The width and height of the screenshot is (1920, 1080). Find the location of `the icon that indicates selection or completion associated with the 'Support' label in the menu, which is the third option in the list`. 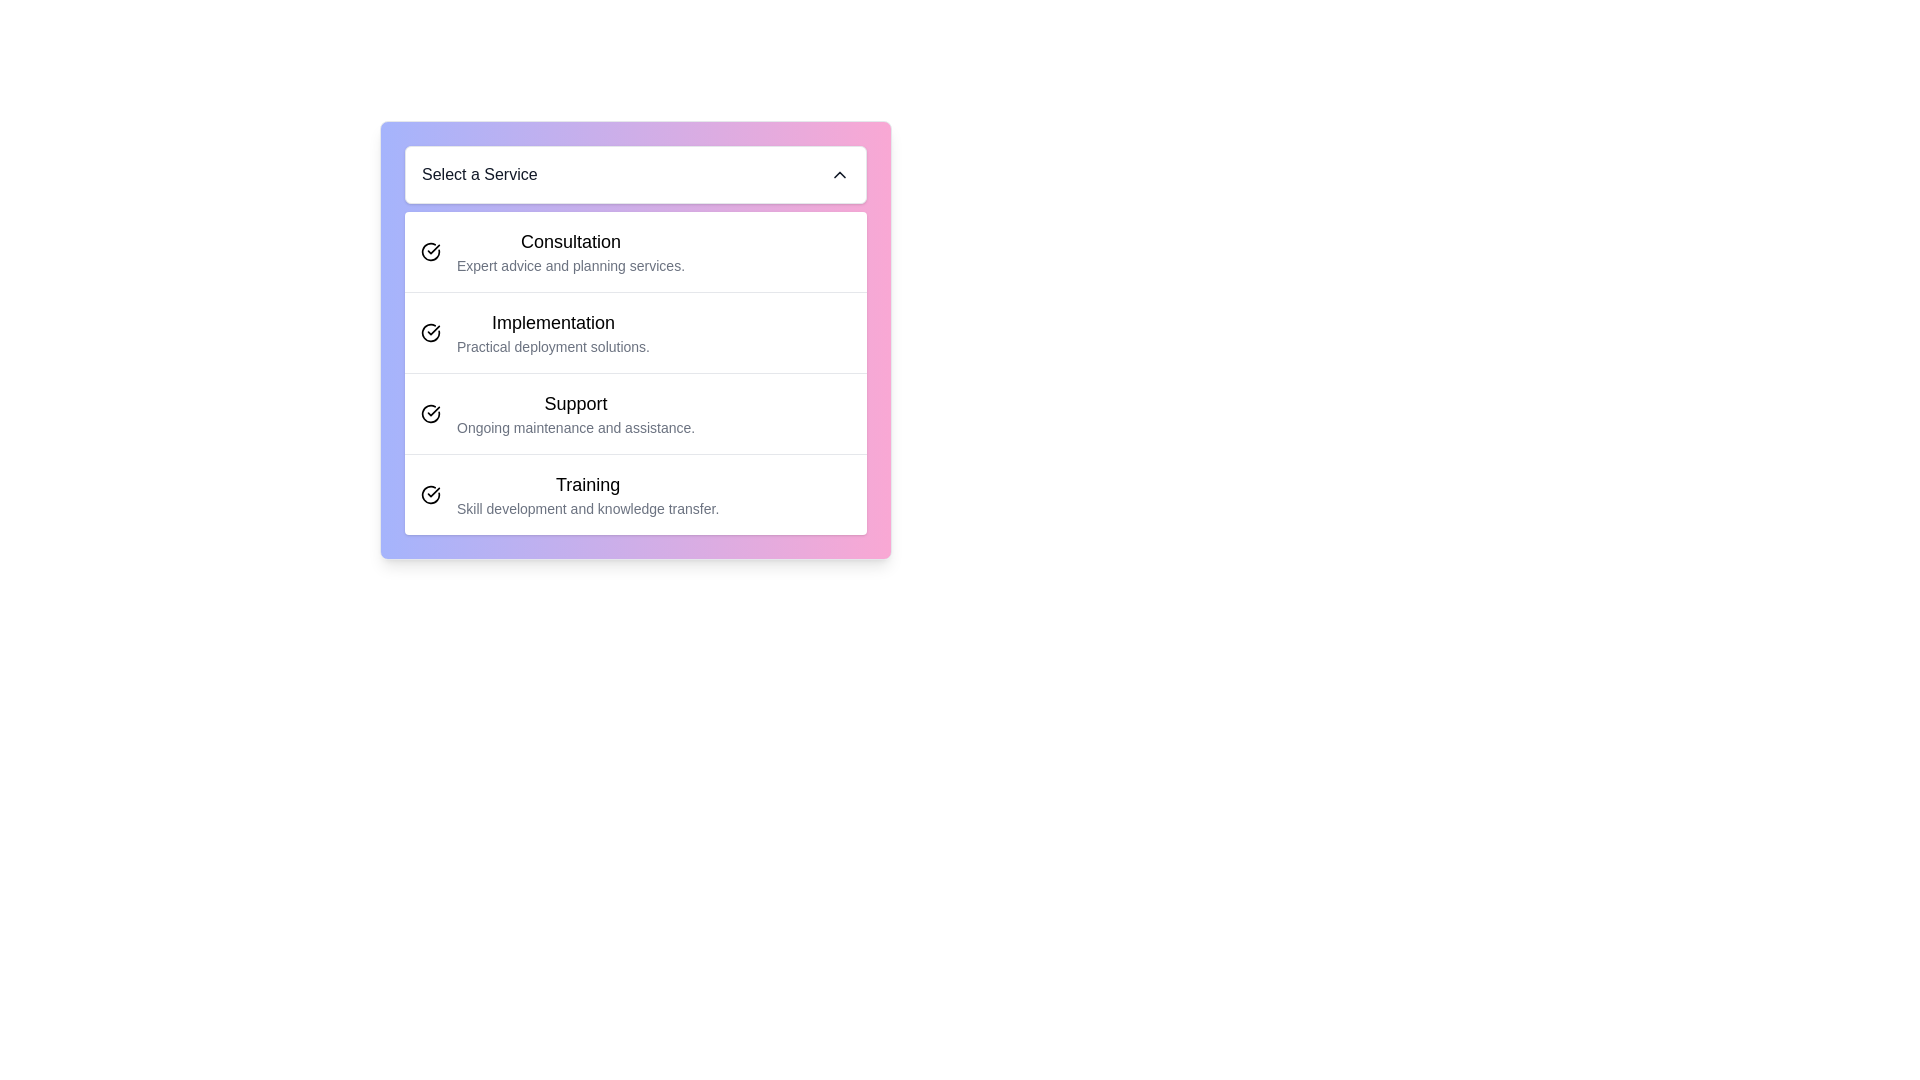

the icon that indicates selection or completion associated with the 'Support' label in the menu, which is the third option in the list is located at coordinates (430, 412).